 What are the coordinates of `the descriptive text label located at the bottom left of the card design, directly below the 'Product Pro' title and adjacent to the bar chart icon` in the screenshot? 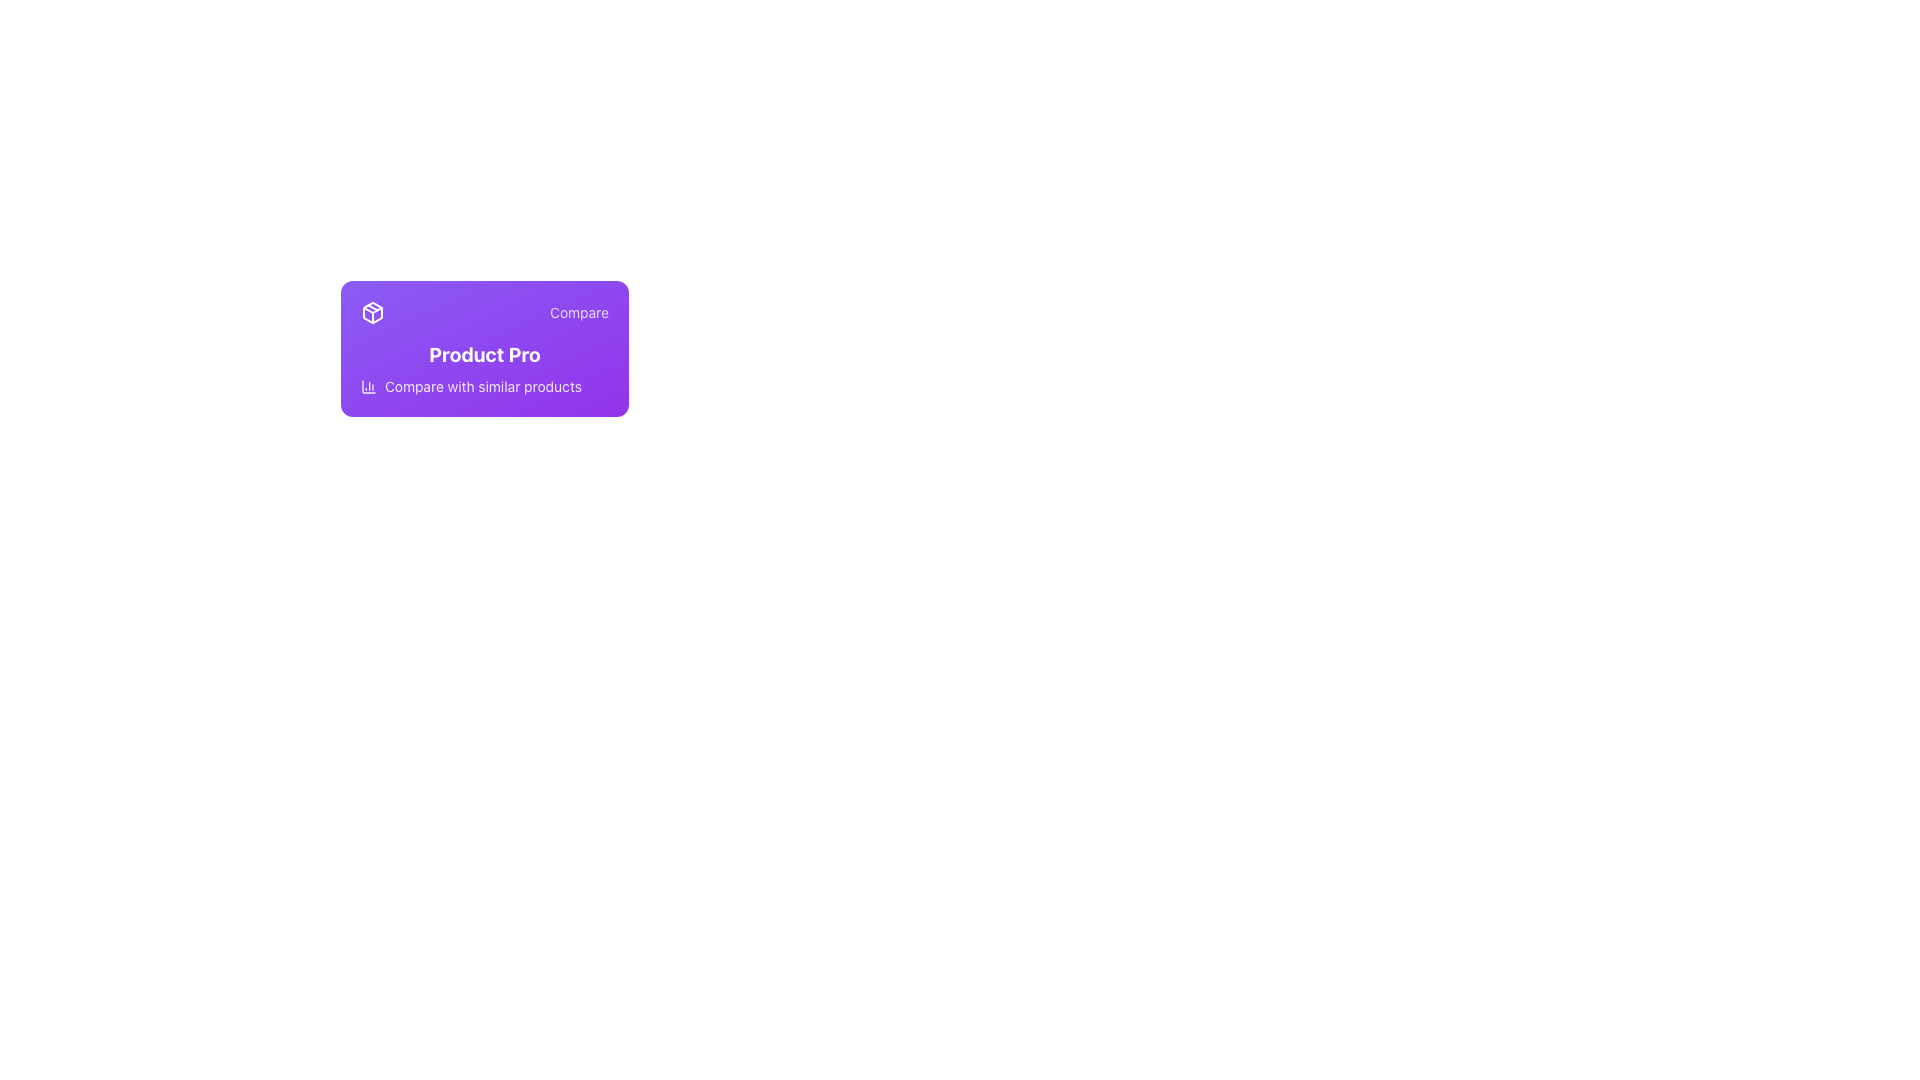 It's located at (483, 386).